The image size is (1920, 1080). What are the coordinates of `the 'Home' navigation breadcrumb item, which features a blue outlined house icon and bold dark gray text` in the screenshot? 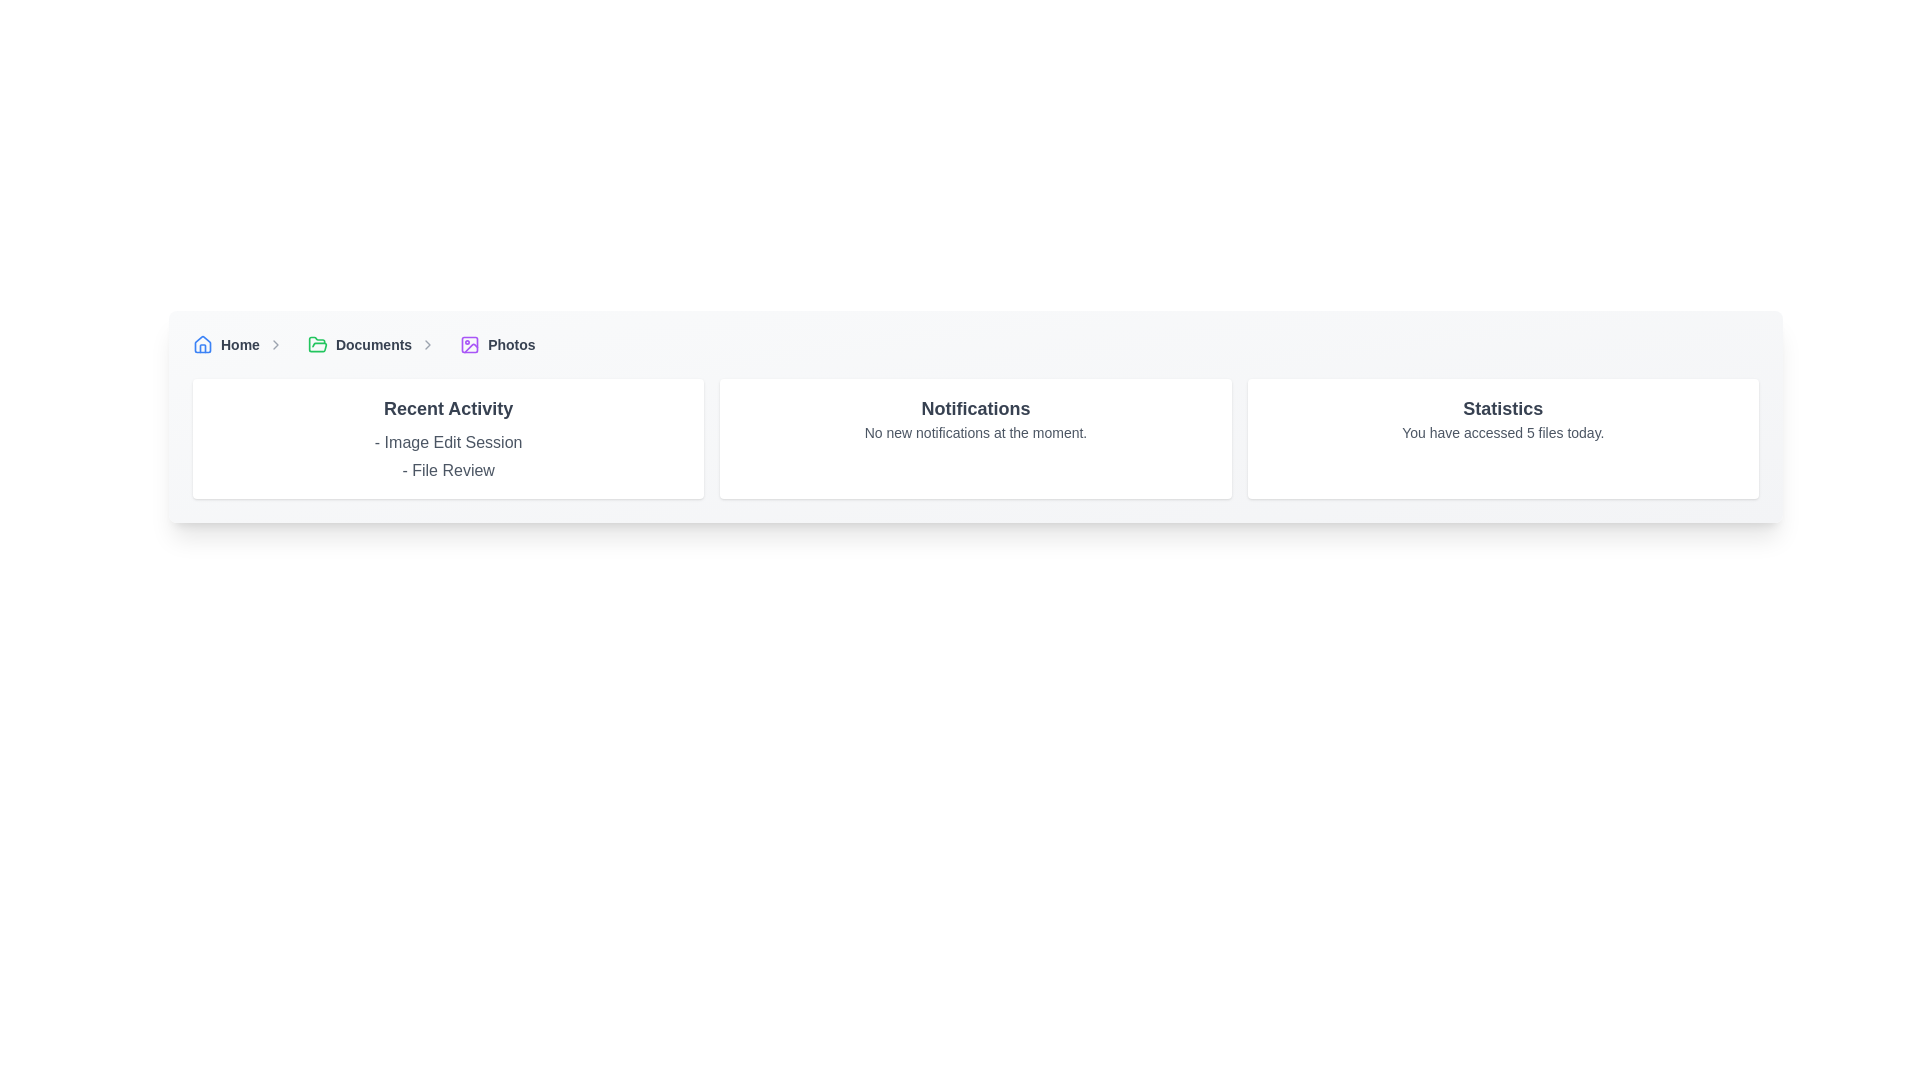 It's located at (241, 343).